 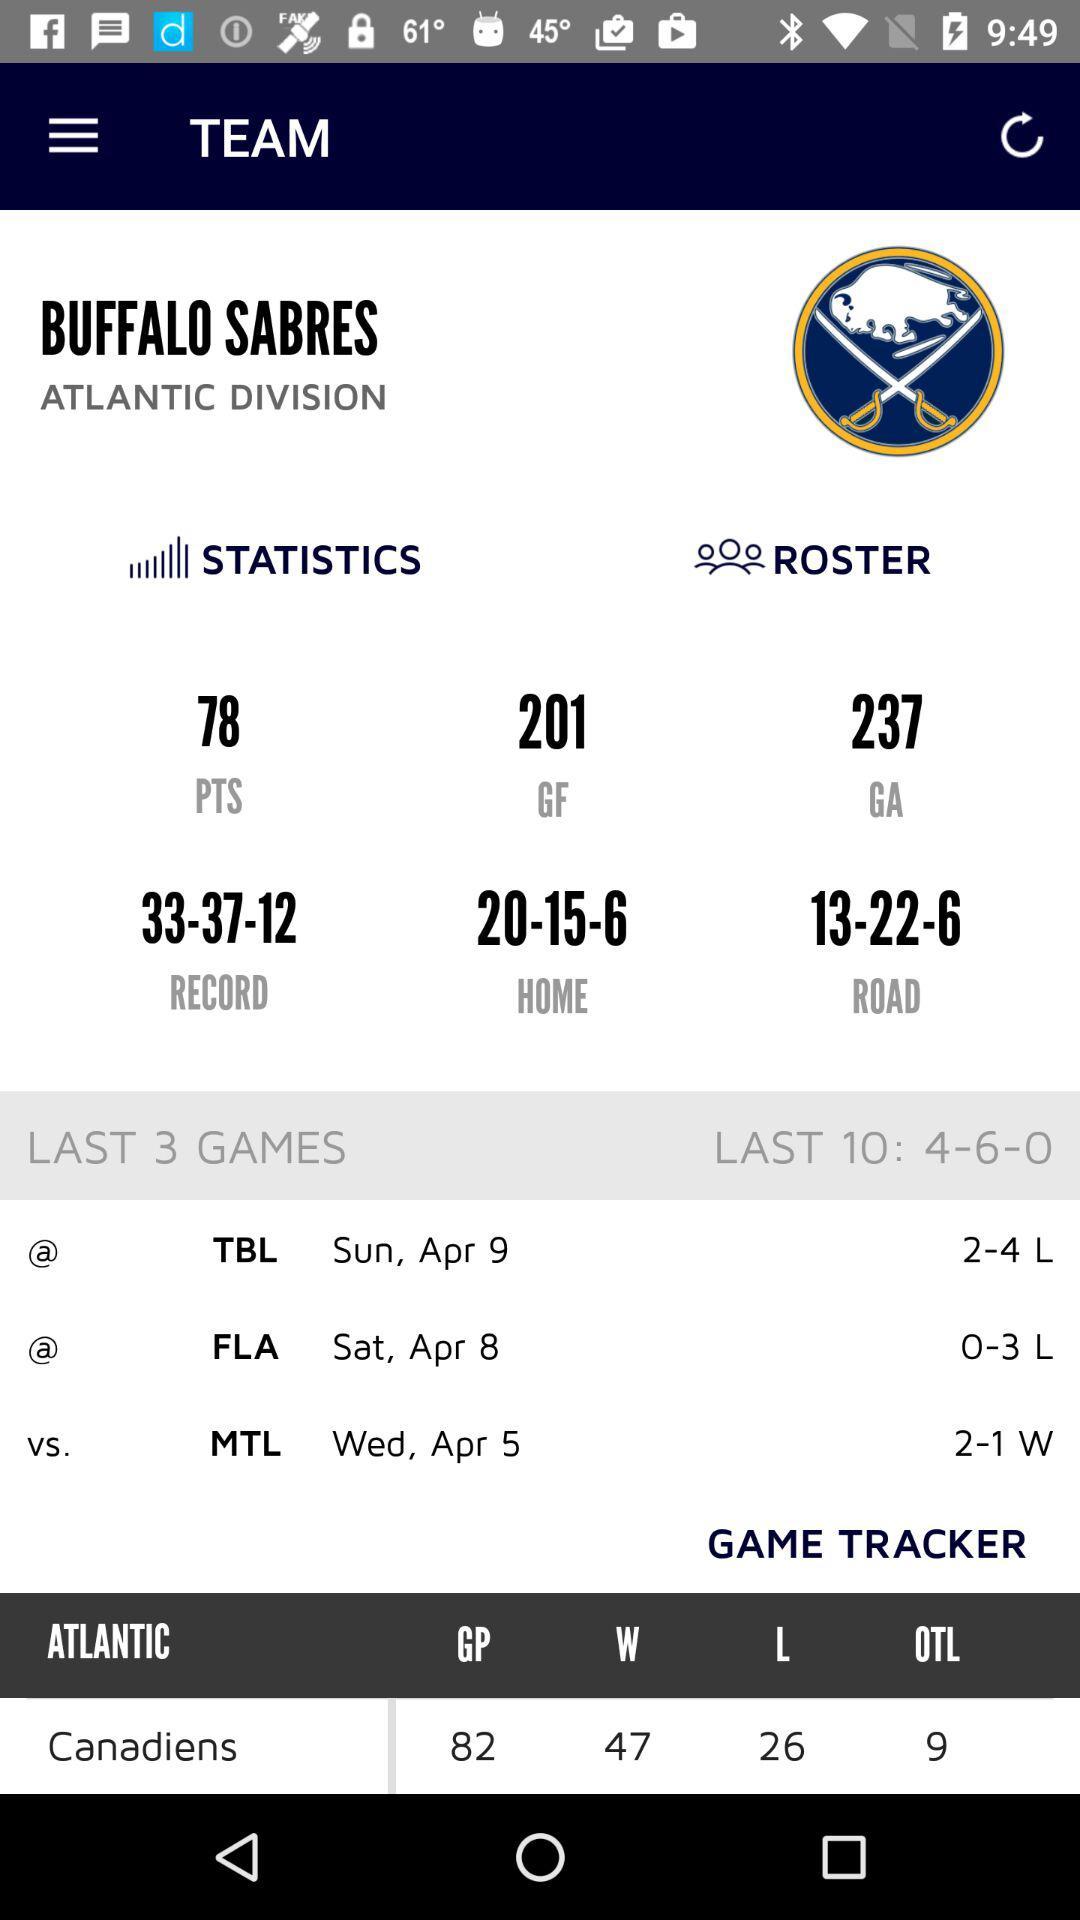 What do you see at coordinates (729, 556) in the screenshot?
I see `the image before roster` at bounding box center [729, 556].